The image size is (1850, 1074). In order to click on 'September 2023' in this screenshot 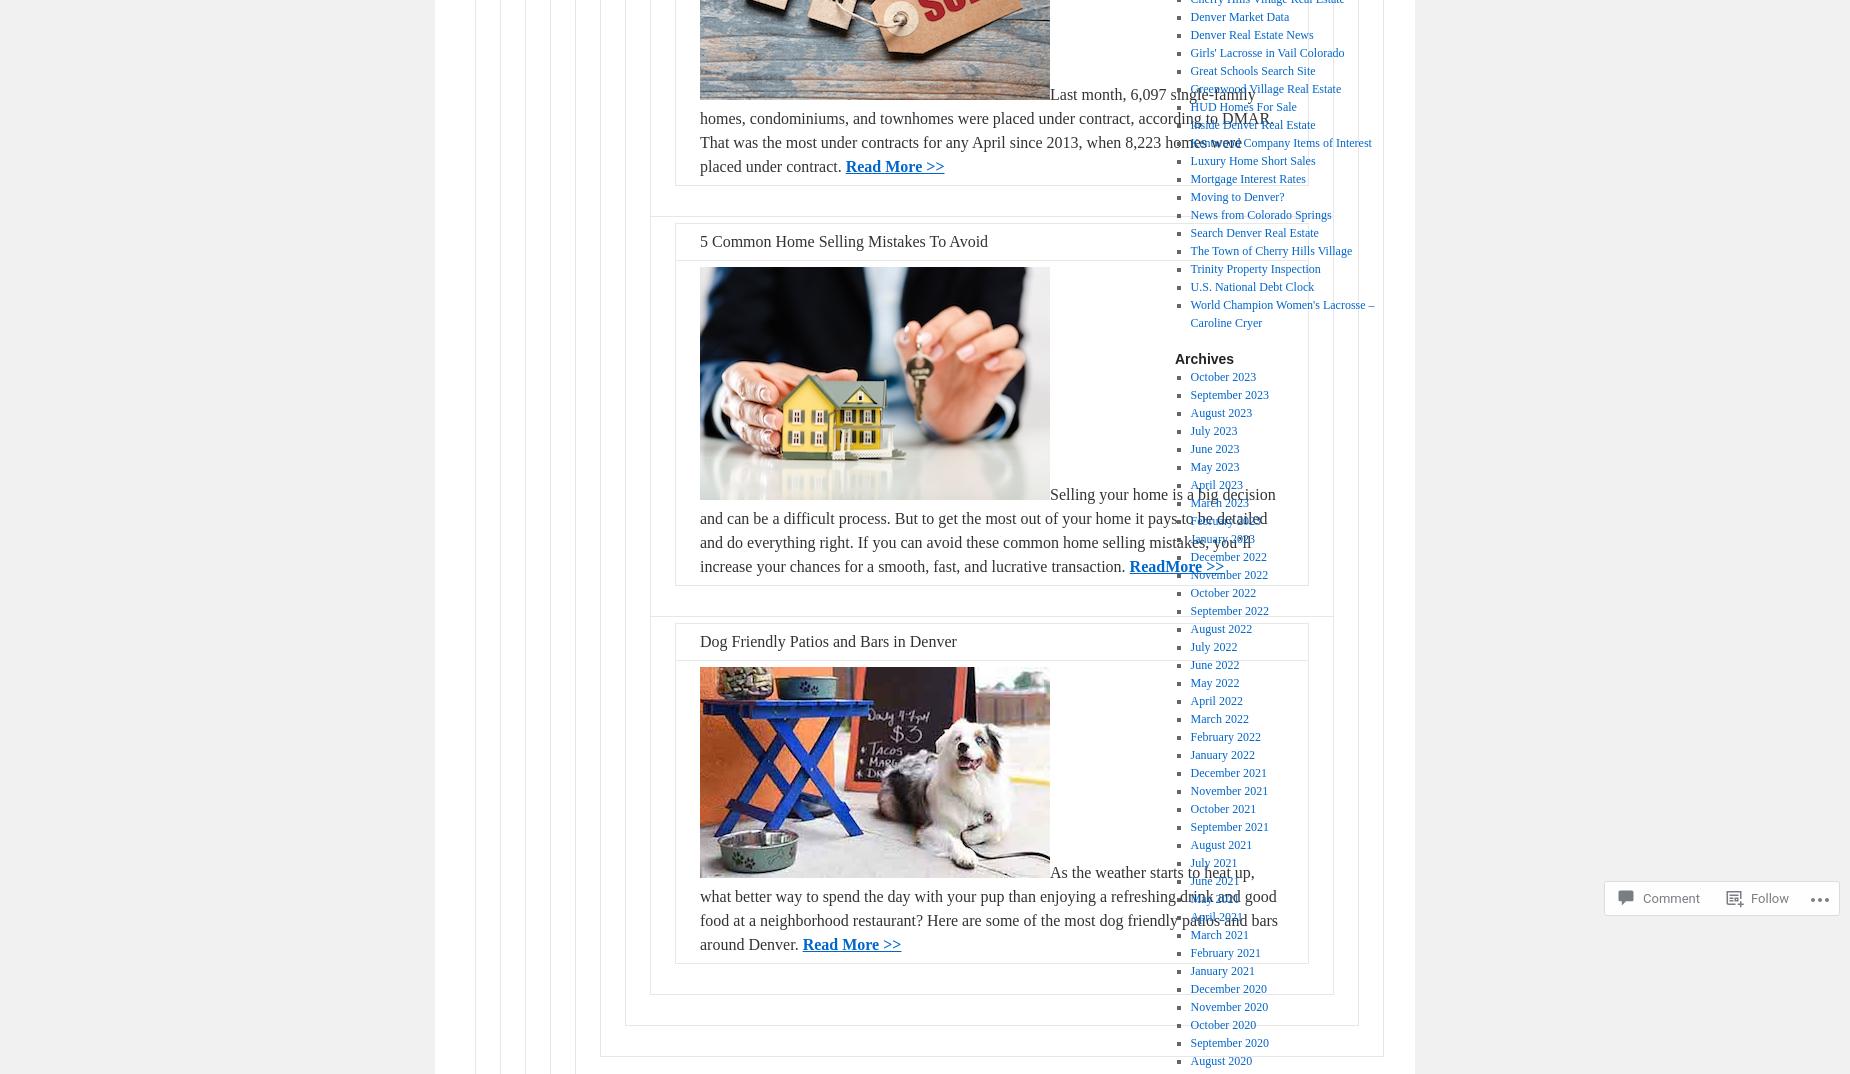, I will do `click(1227, 395)`.